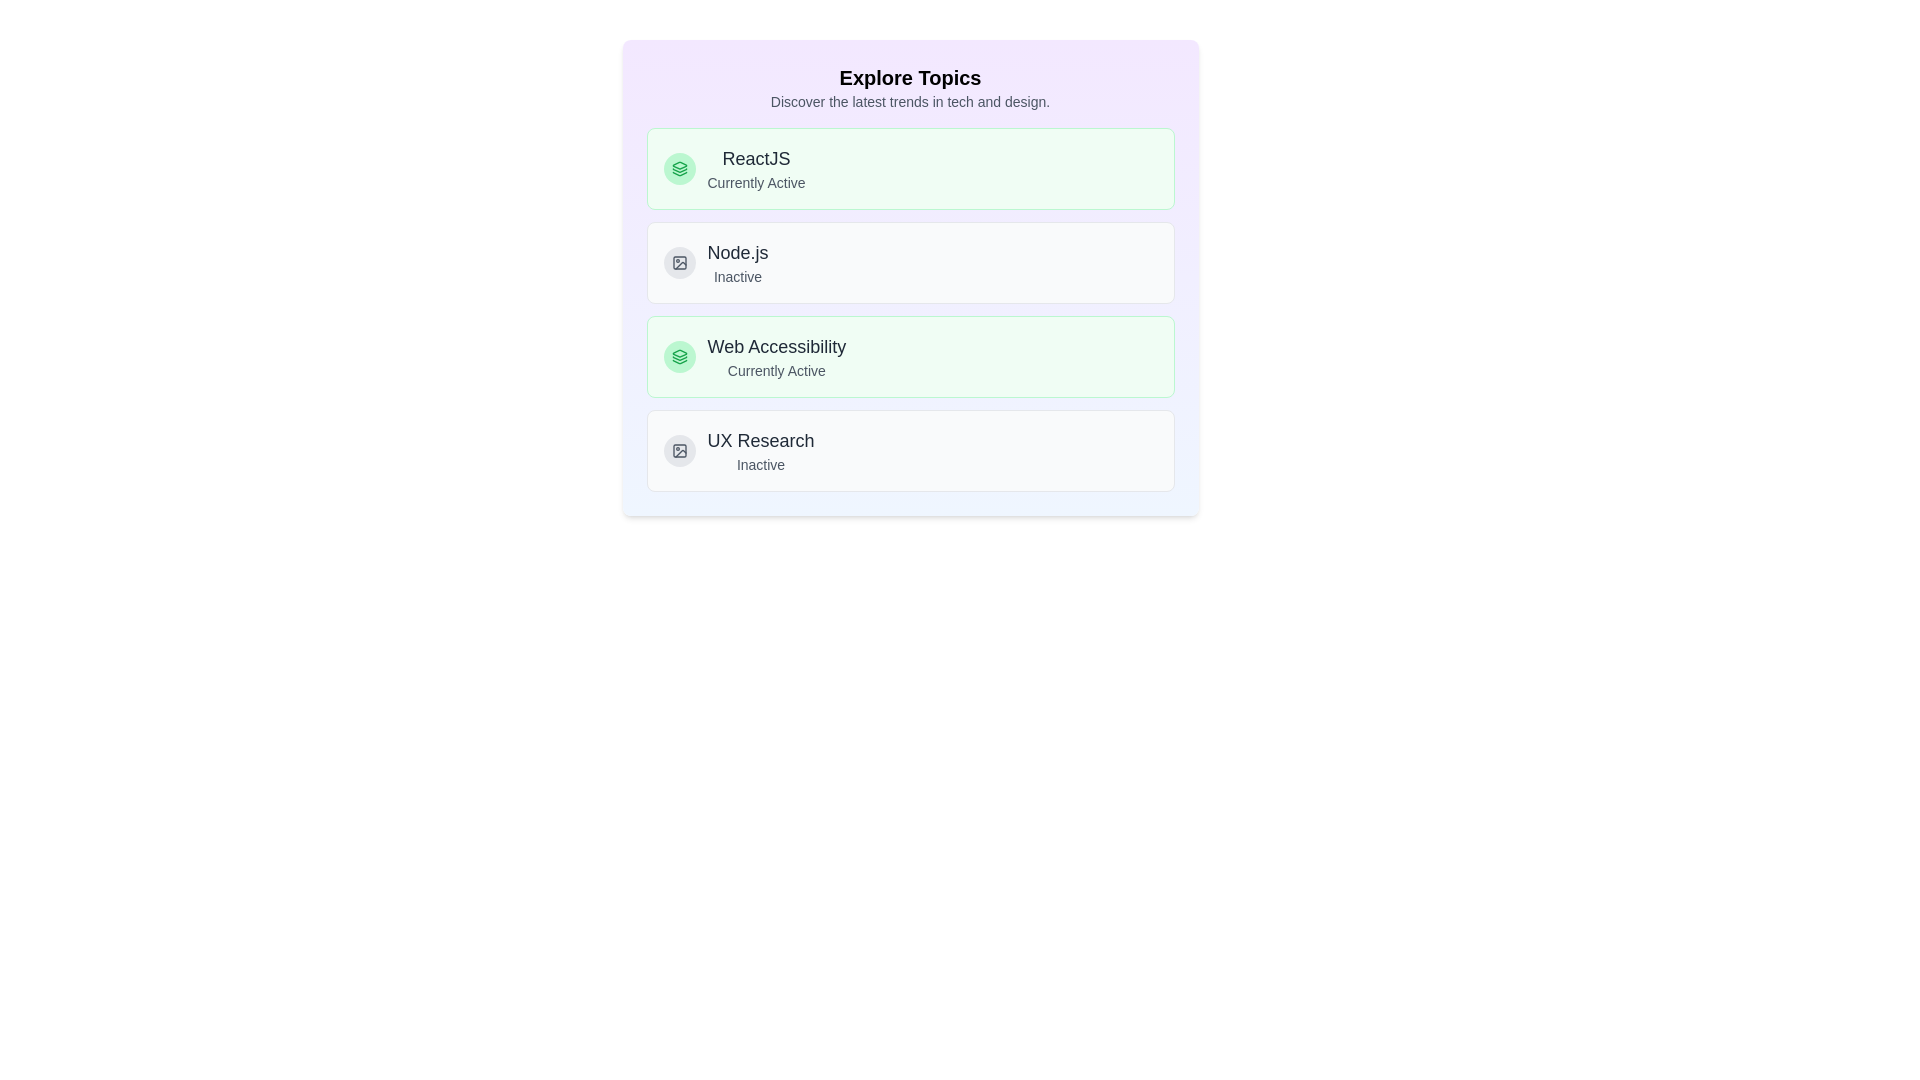  I want to click on the topic UX Research, so click(909, 451).